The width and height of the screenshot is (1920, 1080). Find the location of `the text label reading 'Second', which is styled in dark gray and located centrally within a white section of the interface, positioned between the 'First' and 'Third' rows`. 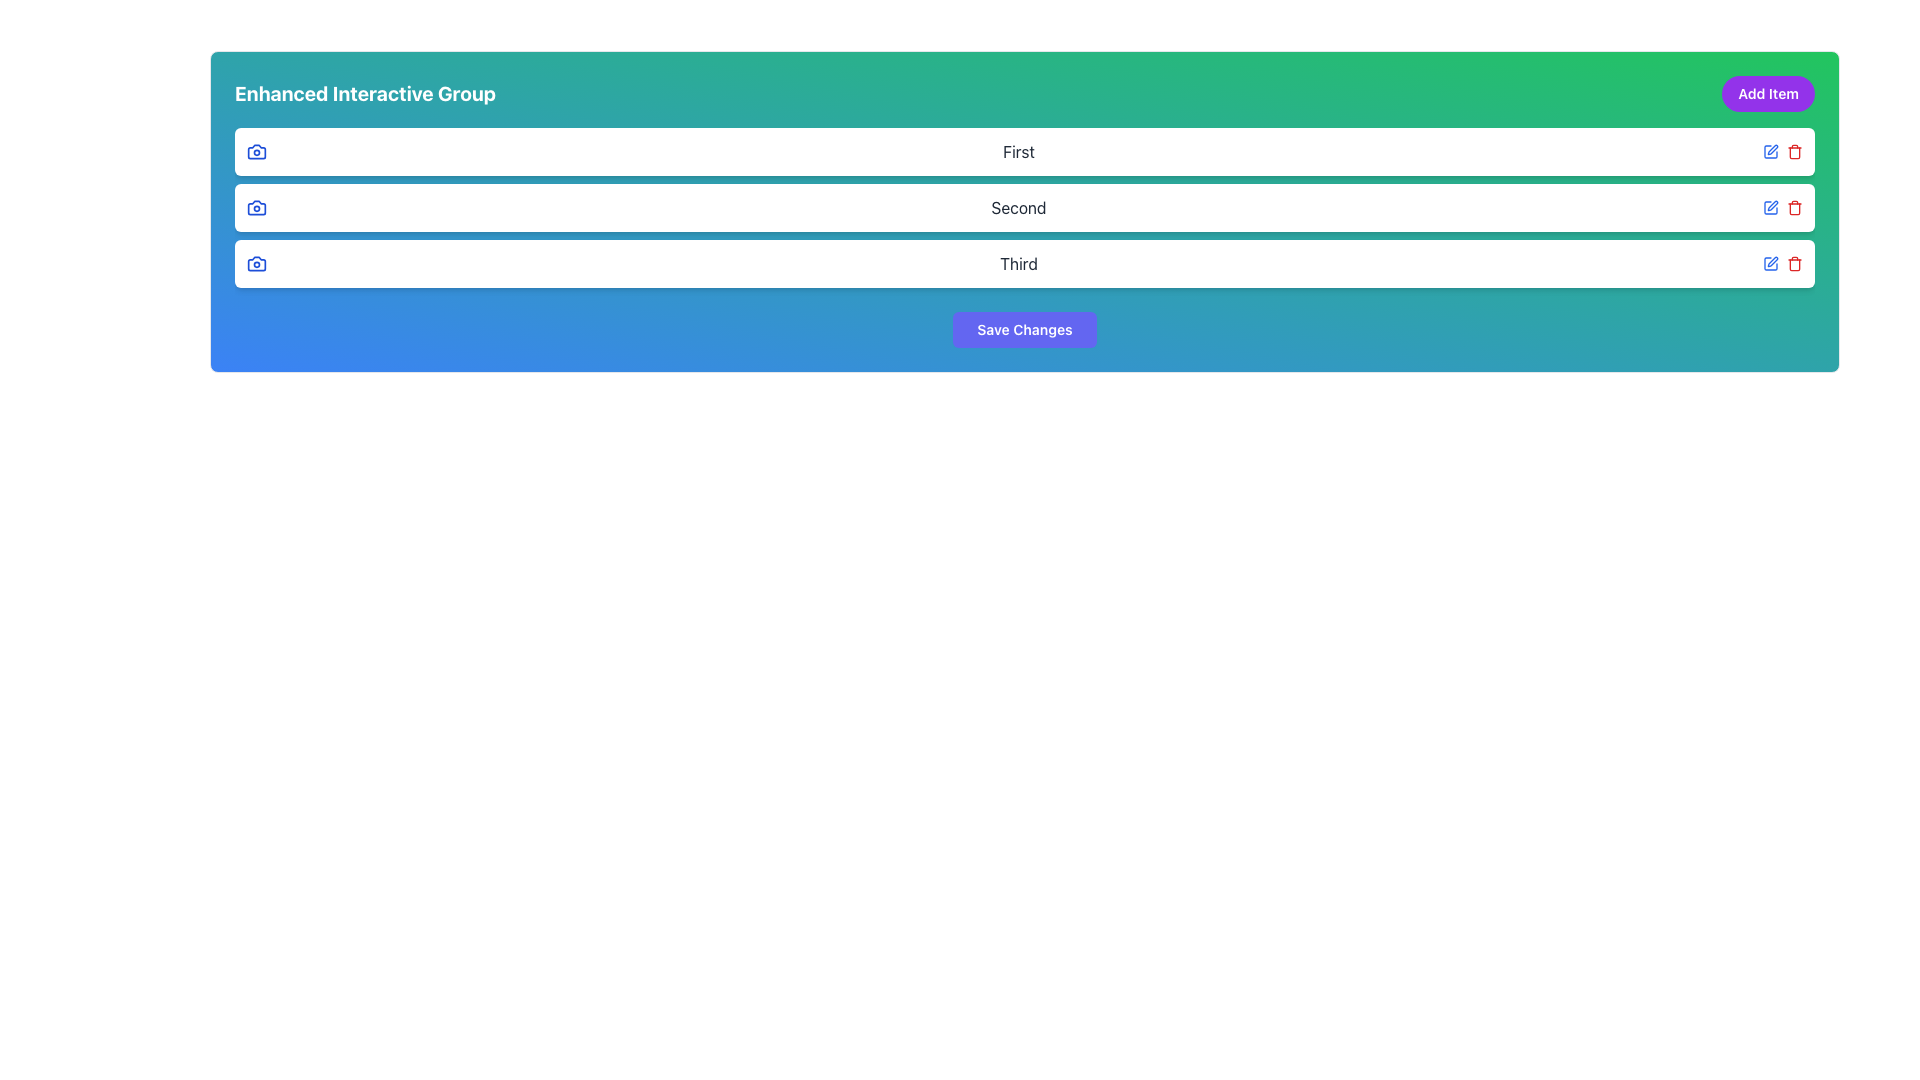

the text label reading 'Second', which is styled in dark gray and located centrally within a white section of the interface, positioned between the 'First' and 'Third' rows is located at coordinates (1018, 208).